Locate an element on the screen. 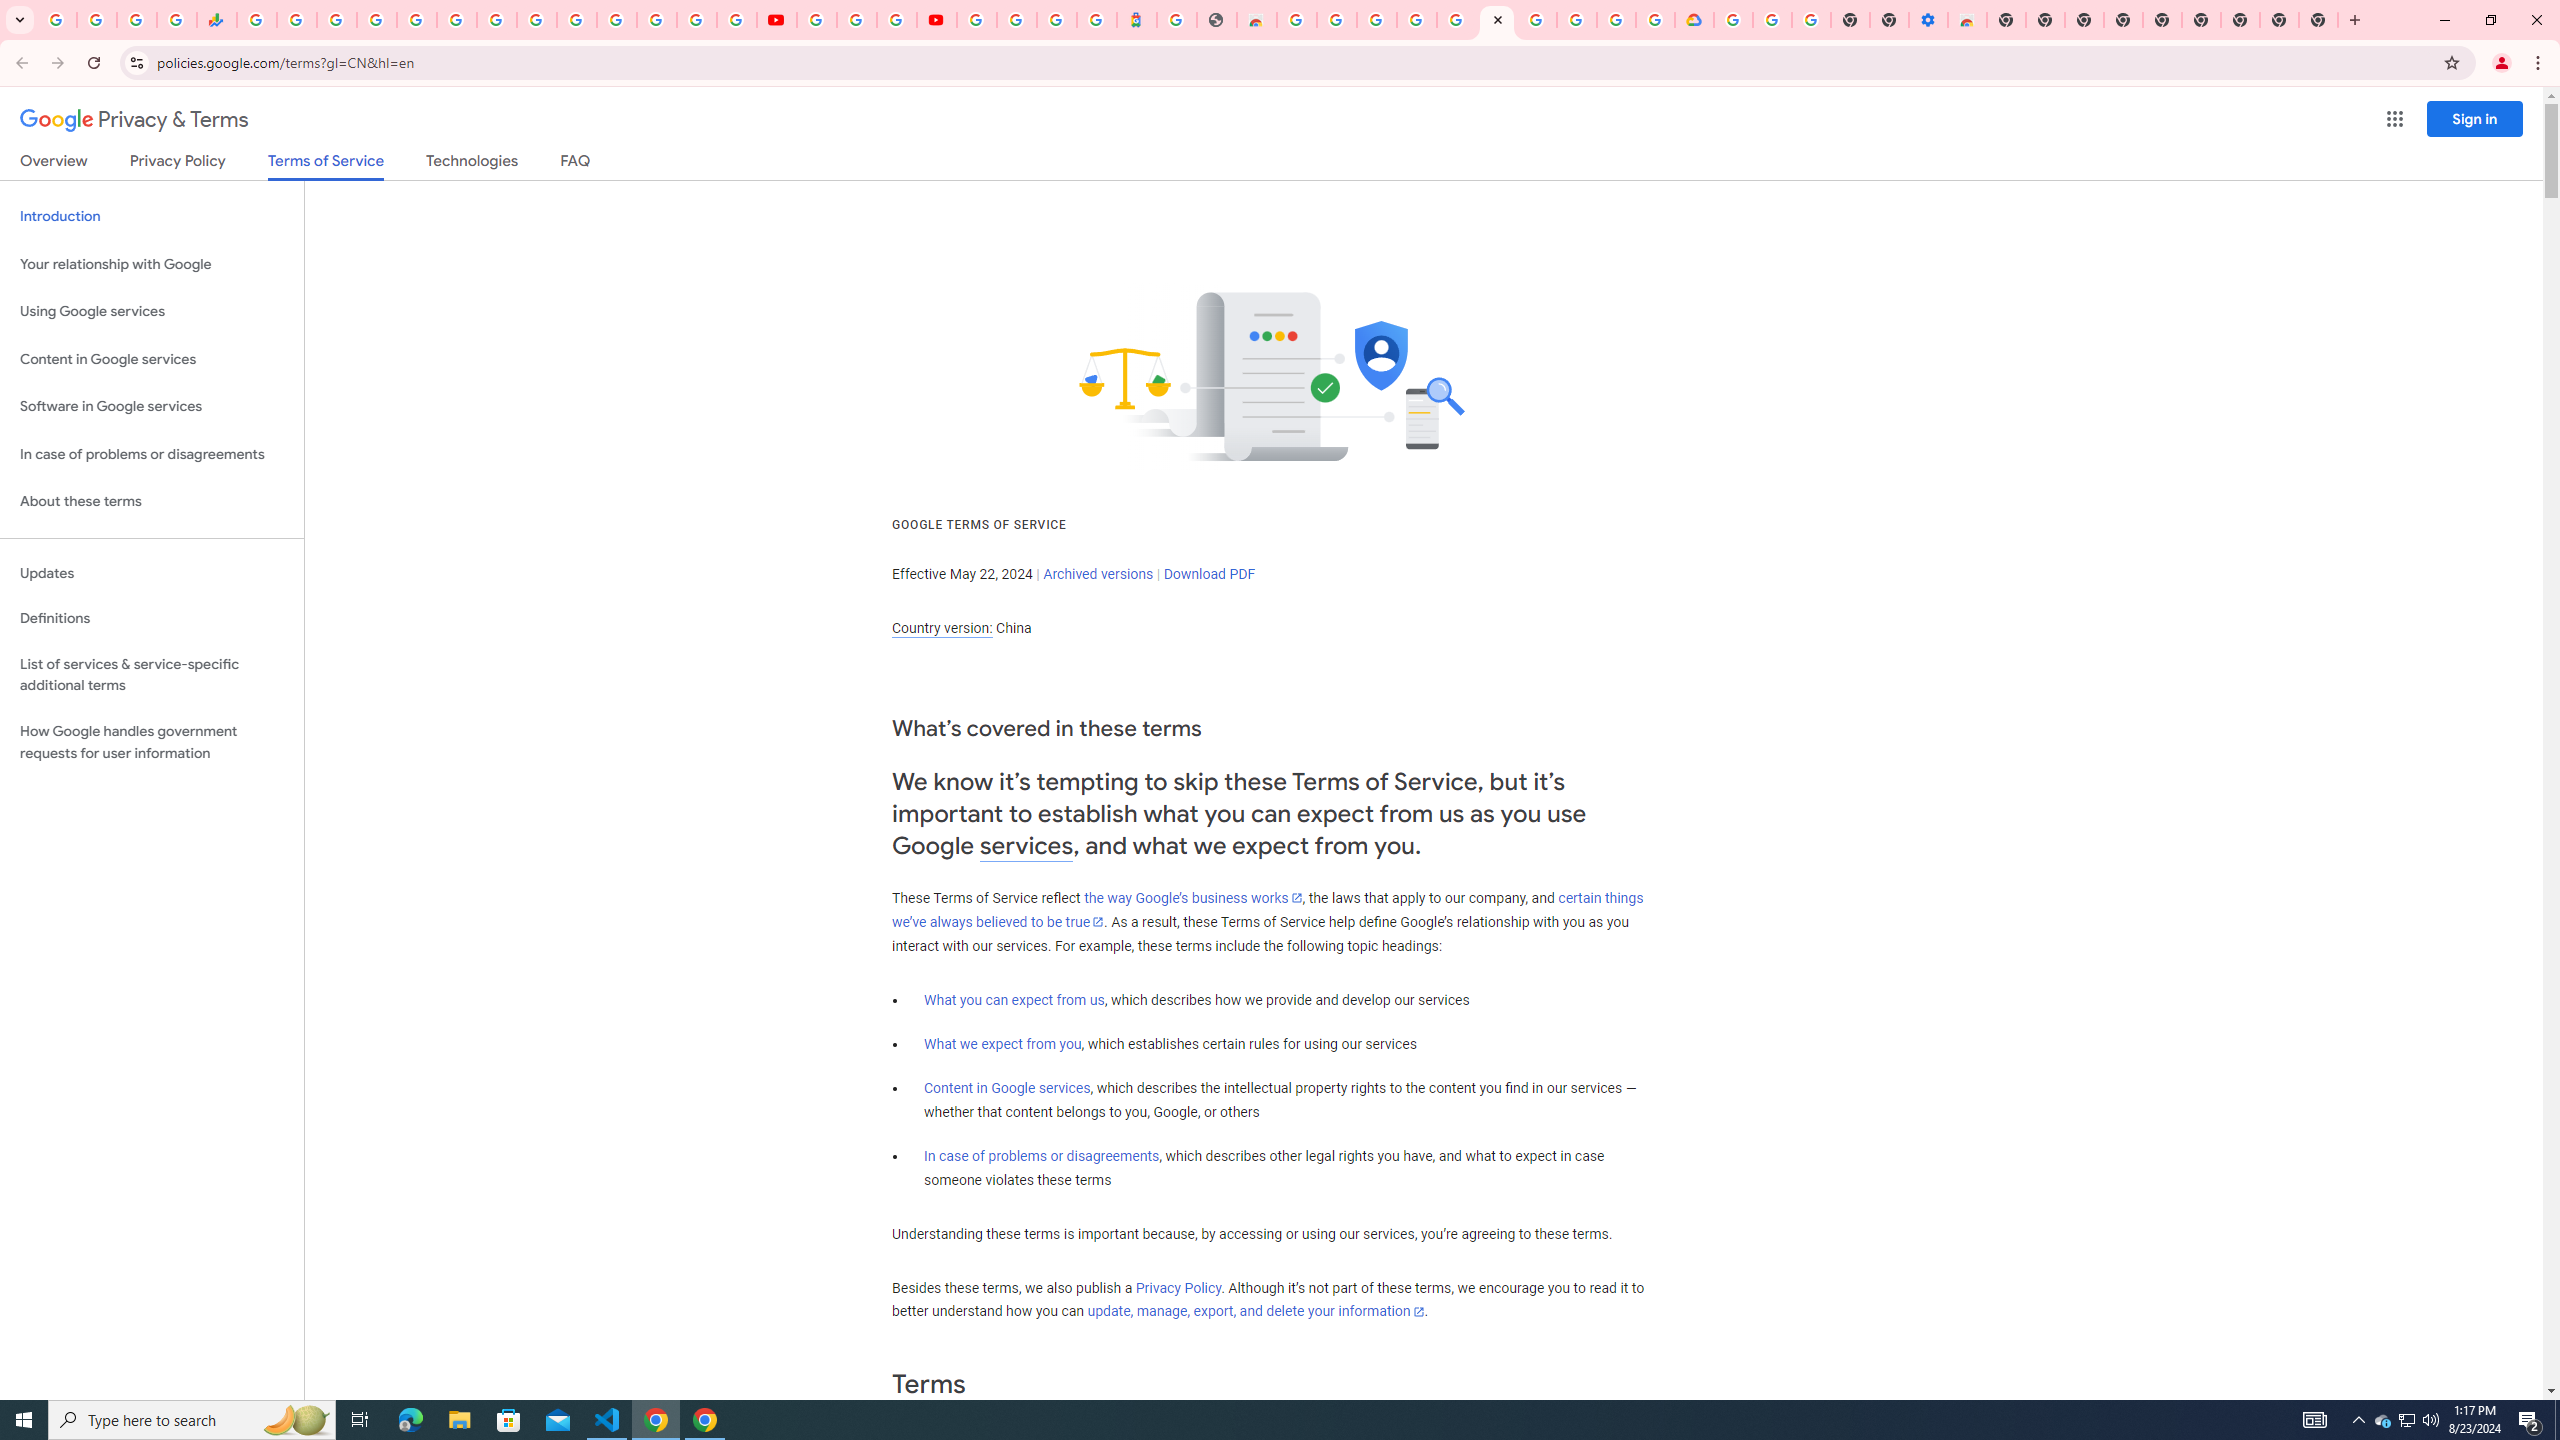 The image size is (2560, 1440). 'Settings - Accessibility' is located at coordinates (1927, 19).